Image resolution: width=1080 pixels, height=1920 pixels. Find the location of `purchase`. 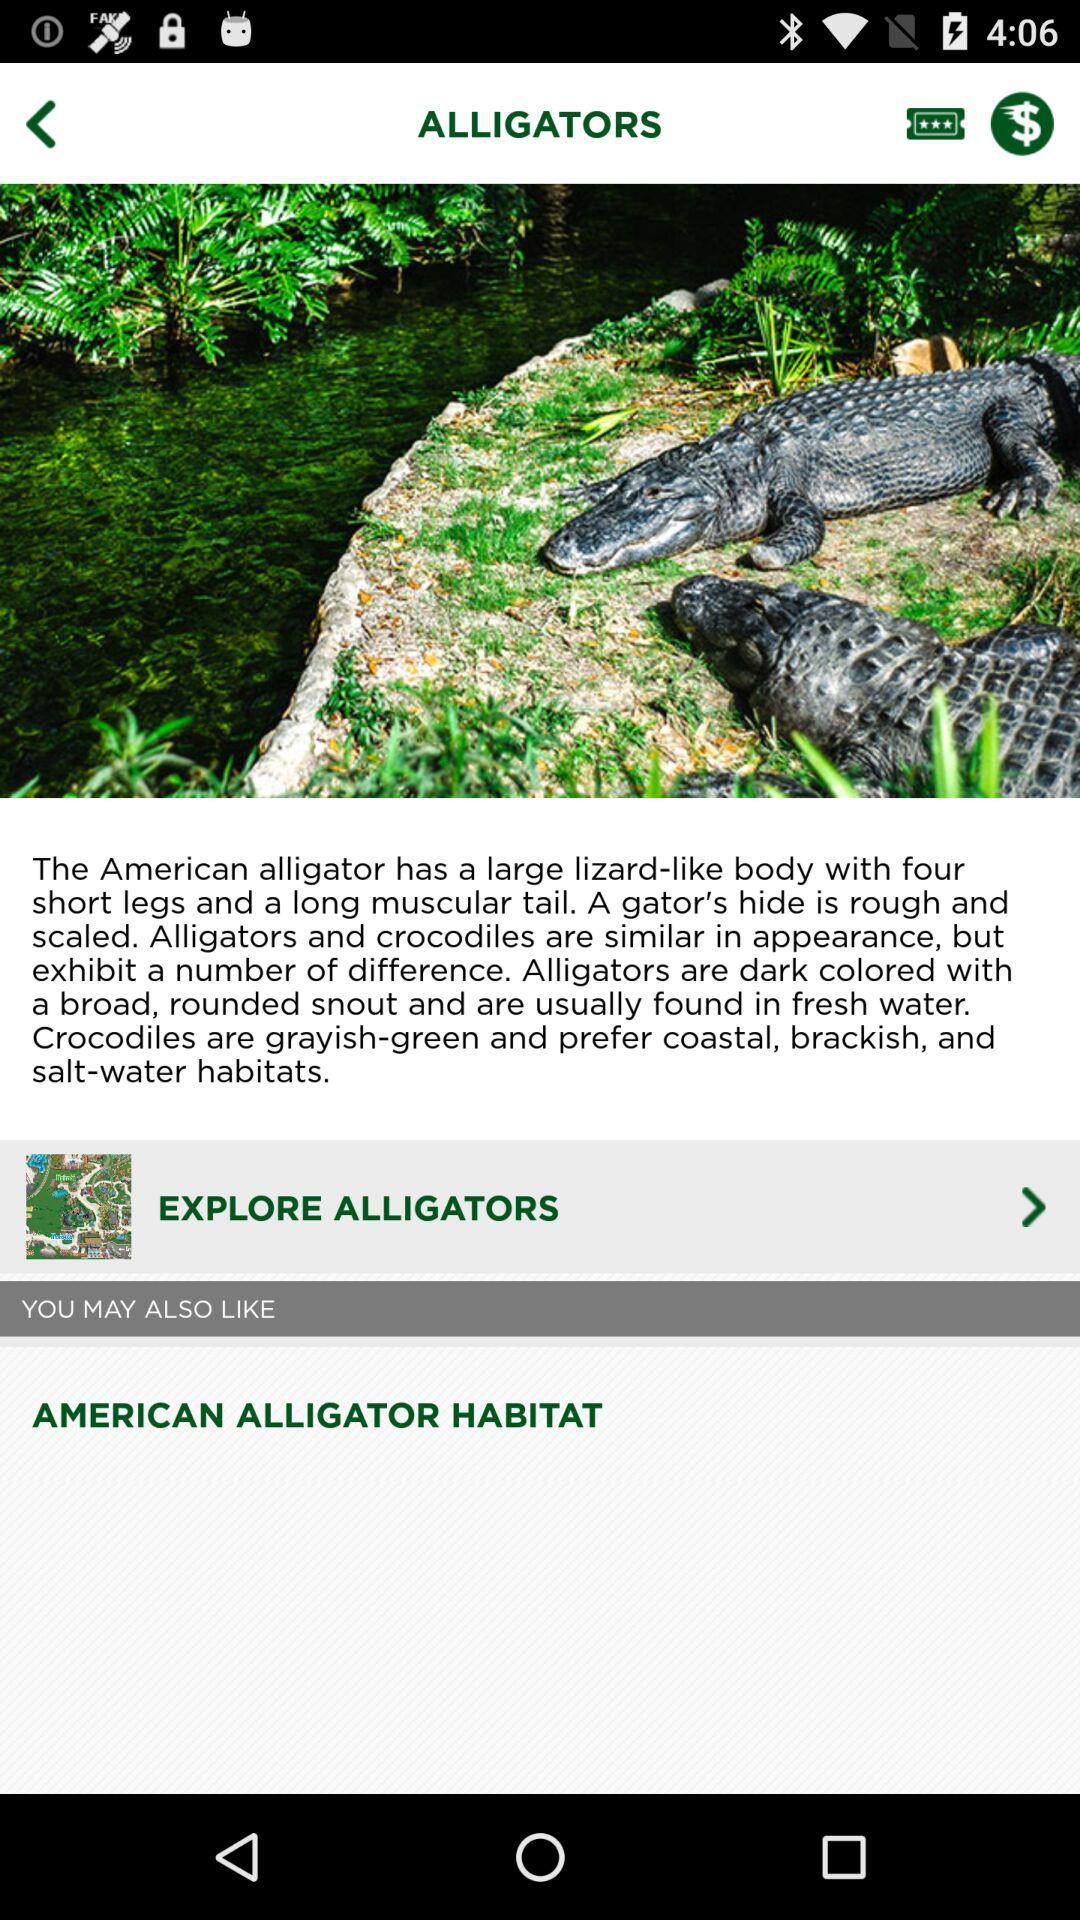

purchase is located at coordinates (1035, 122).